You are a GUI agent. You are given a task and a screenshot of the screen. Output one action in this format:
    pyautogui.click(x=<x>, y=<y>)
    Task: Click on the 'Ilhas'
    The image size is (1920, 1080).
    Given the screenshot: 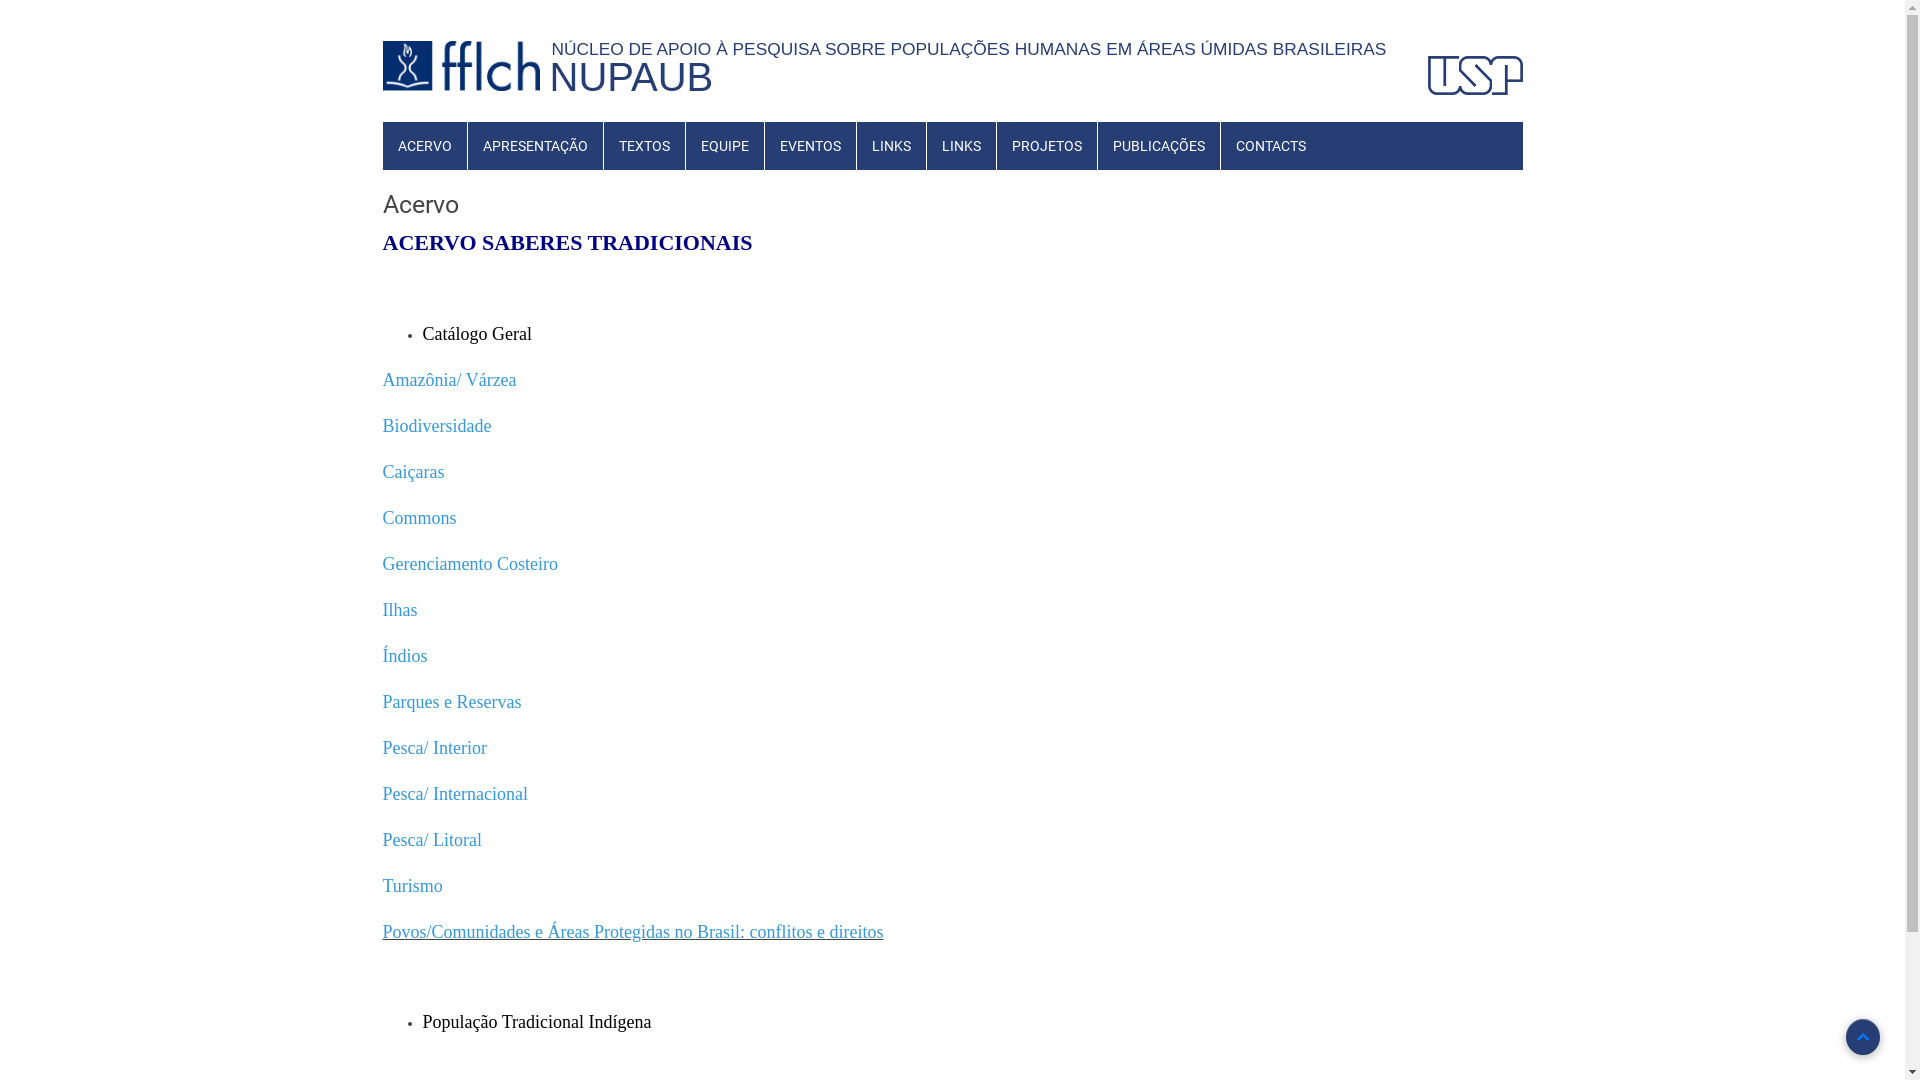 What is the action you would take?
    pyautogui.click(x=399, y=610)
    